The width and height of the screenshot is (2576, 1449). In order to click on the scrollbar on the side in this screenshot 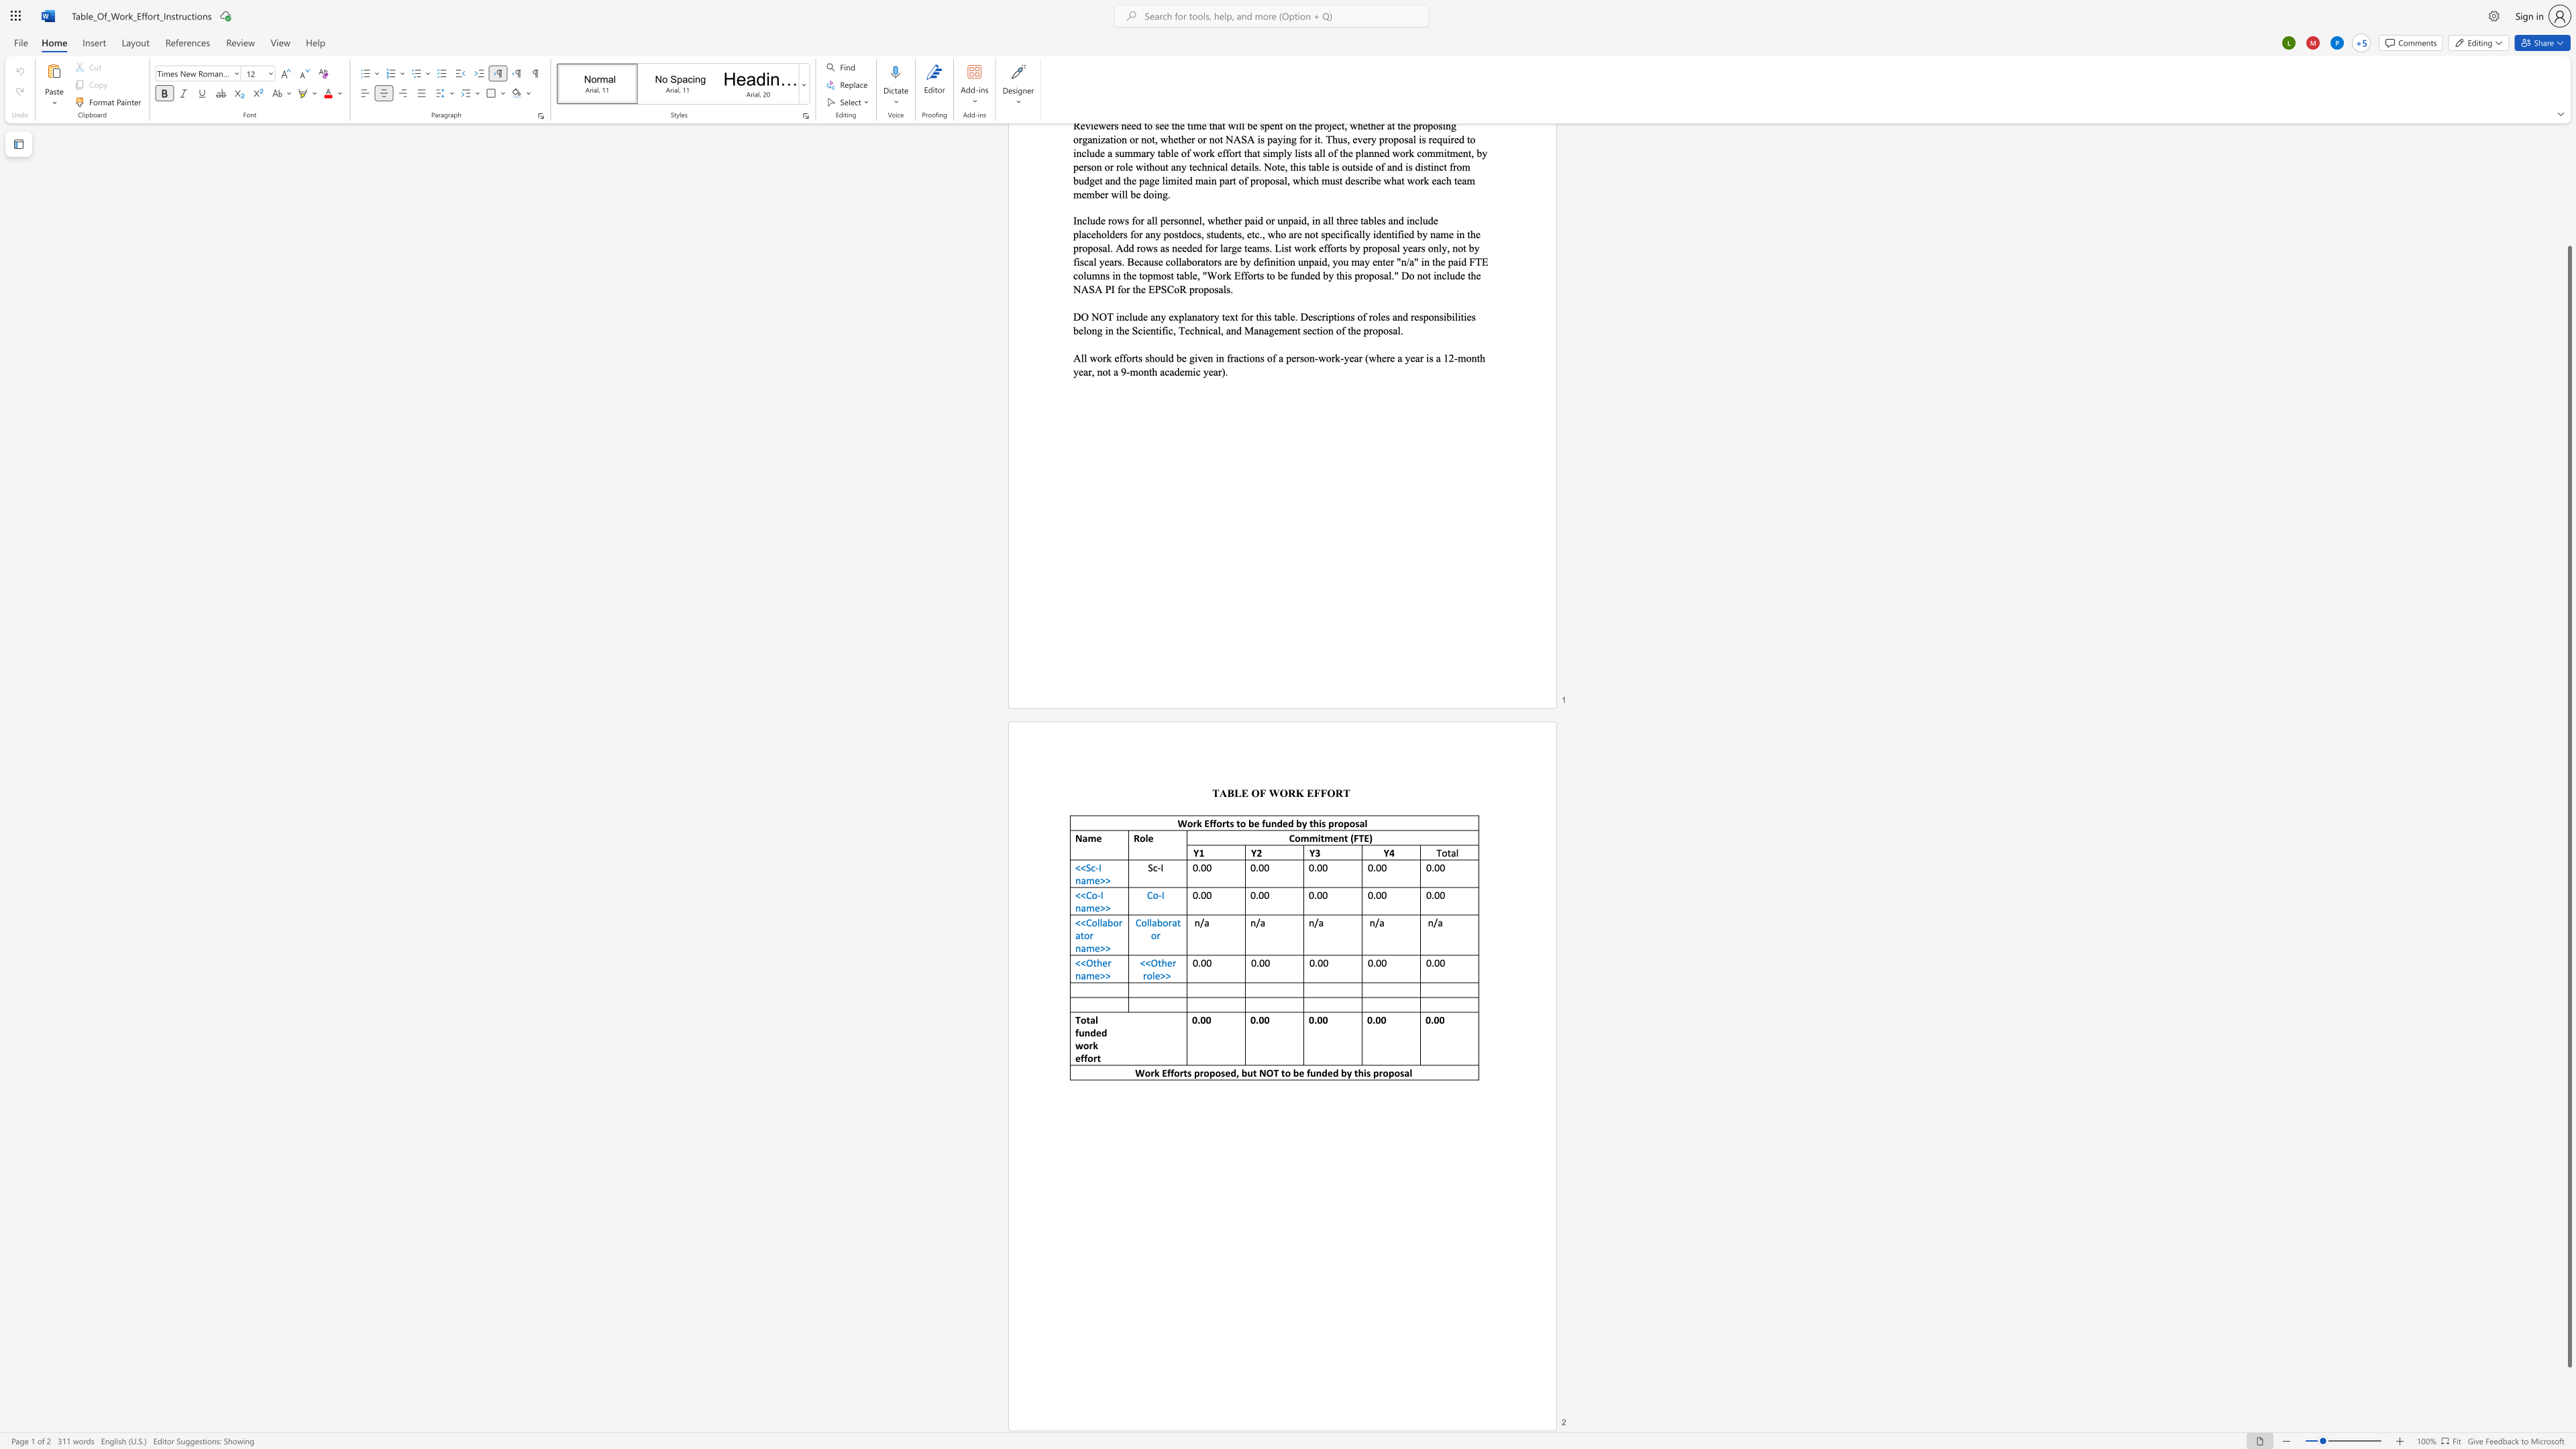, I will do `click(2568, 193)`.